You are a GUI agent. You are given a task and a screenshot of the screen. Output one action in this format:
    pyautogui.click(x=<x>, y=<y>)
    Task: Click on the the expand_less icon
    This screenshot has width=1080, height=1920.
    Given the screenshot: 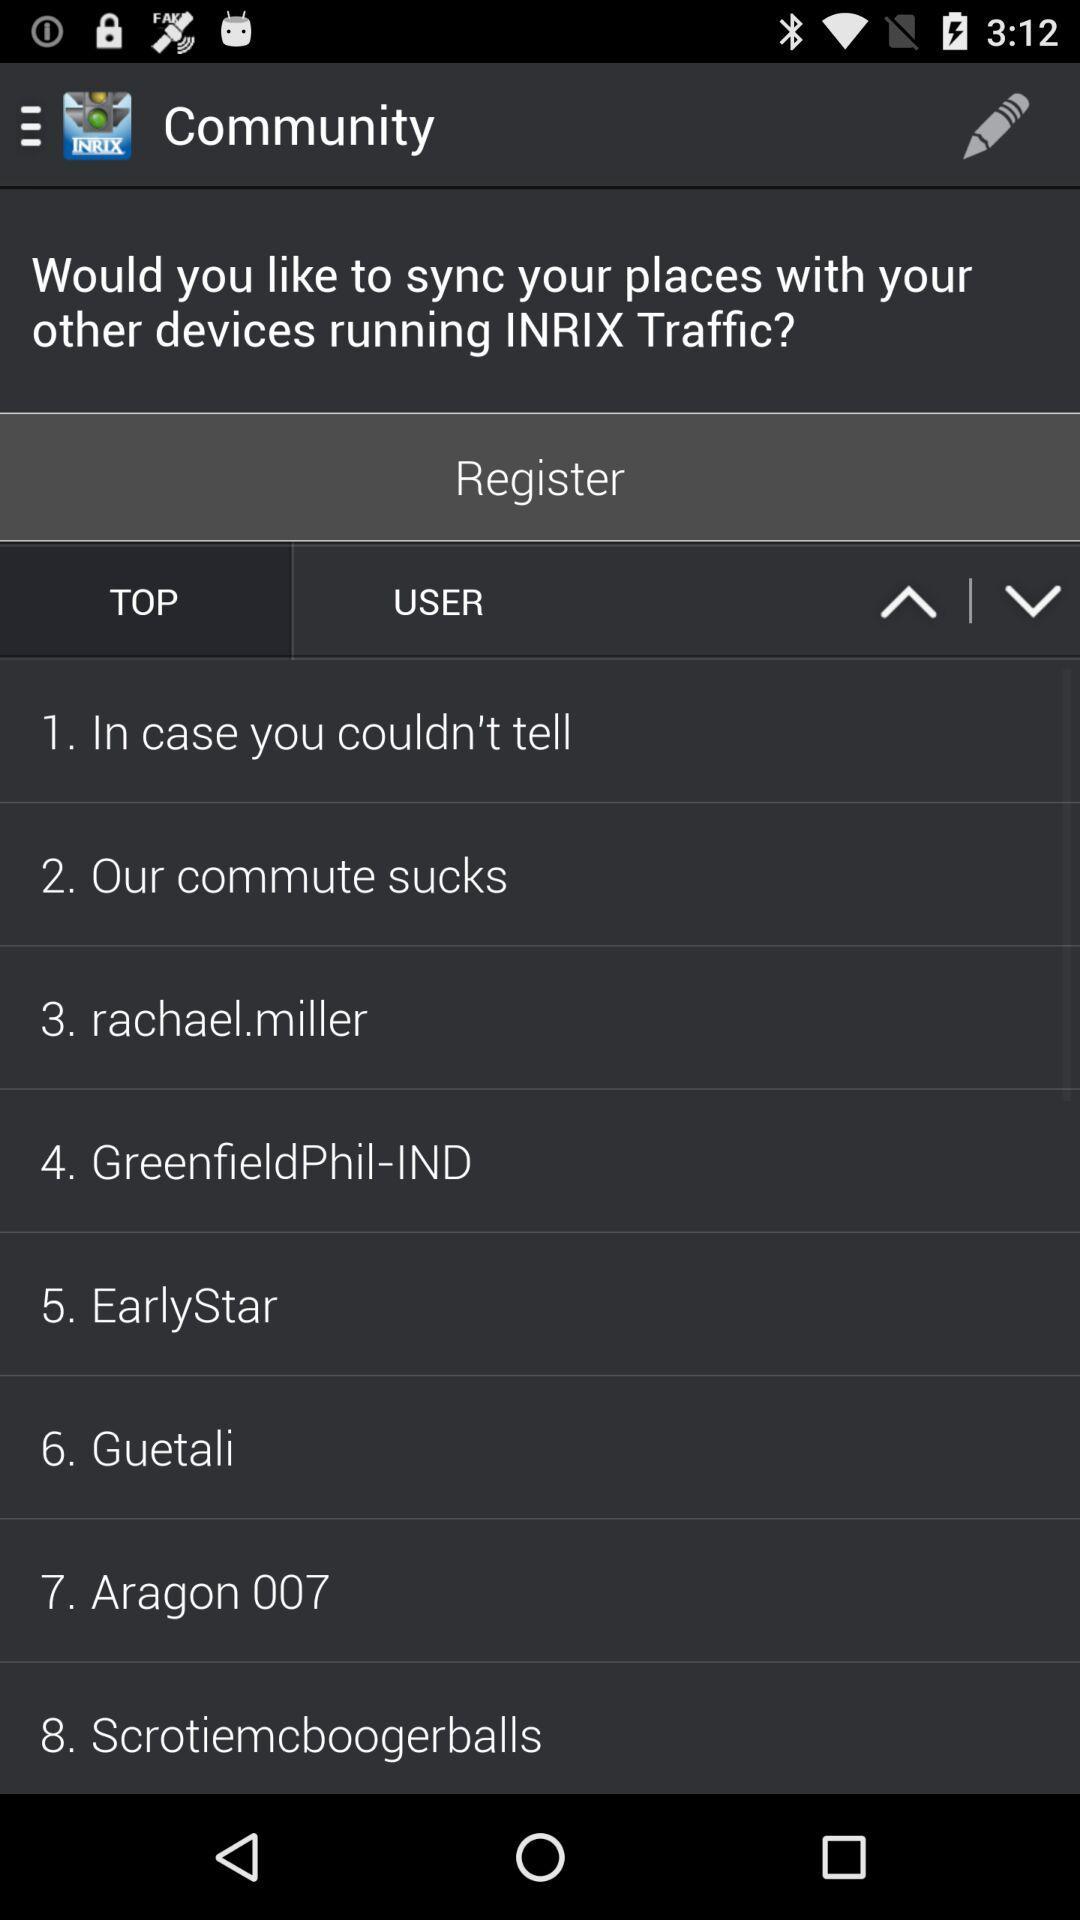 What is the action you would take?
    pyautogui.click(x=908, y=643)
    